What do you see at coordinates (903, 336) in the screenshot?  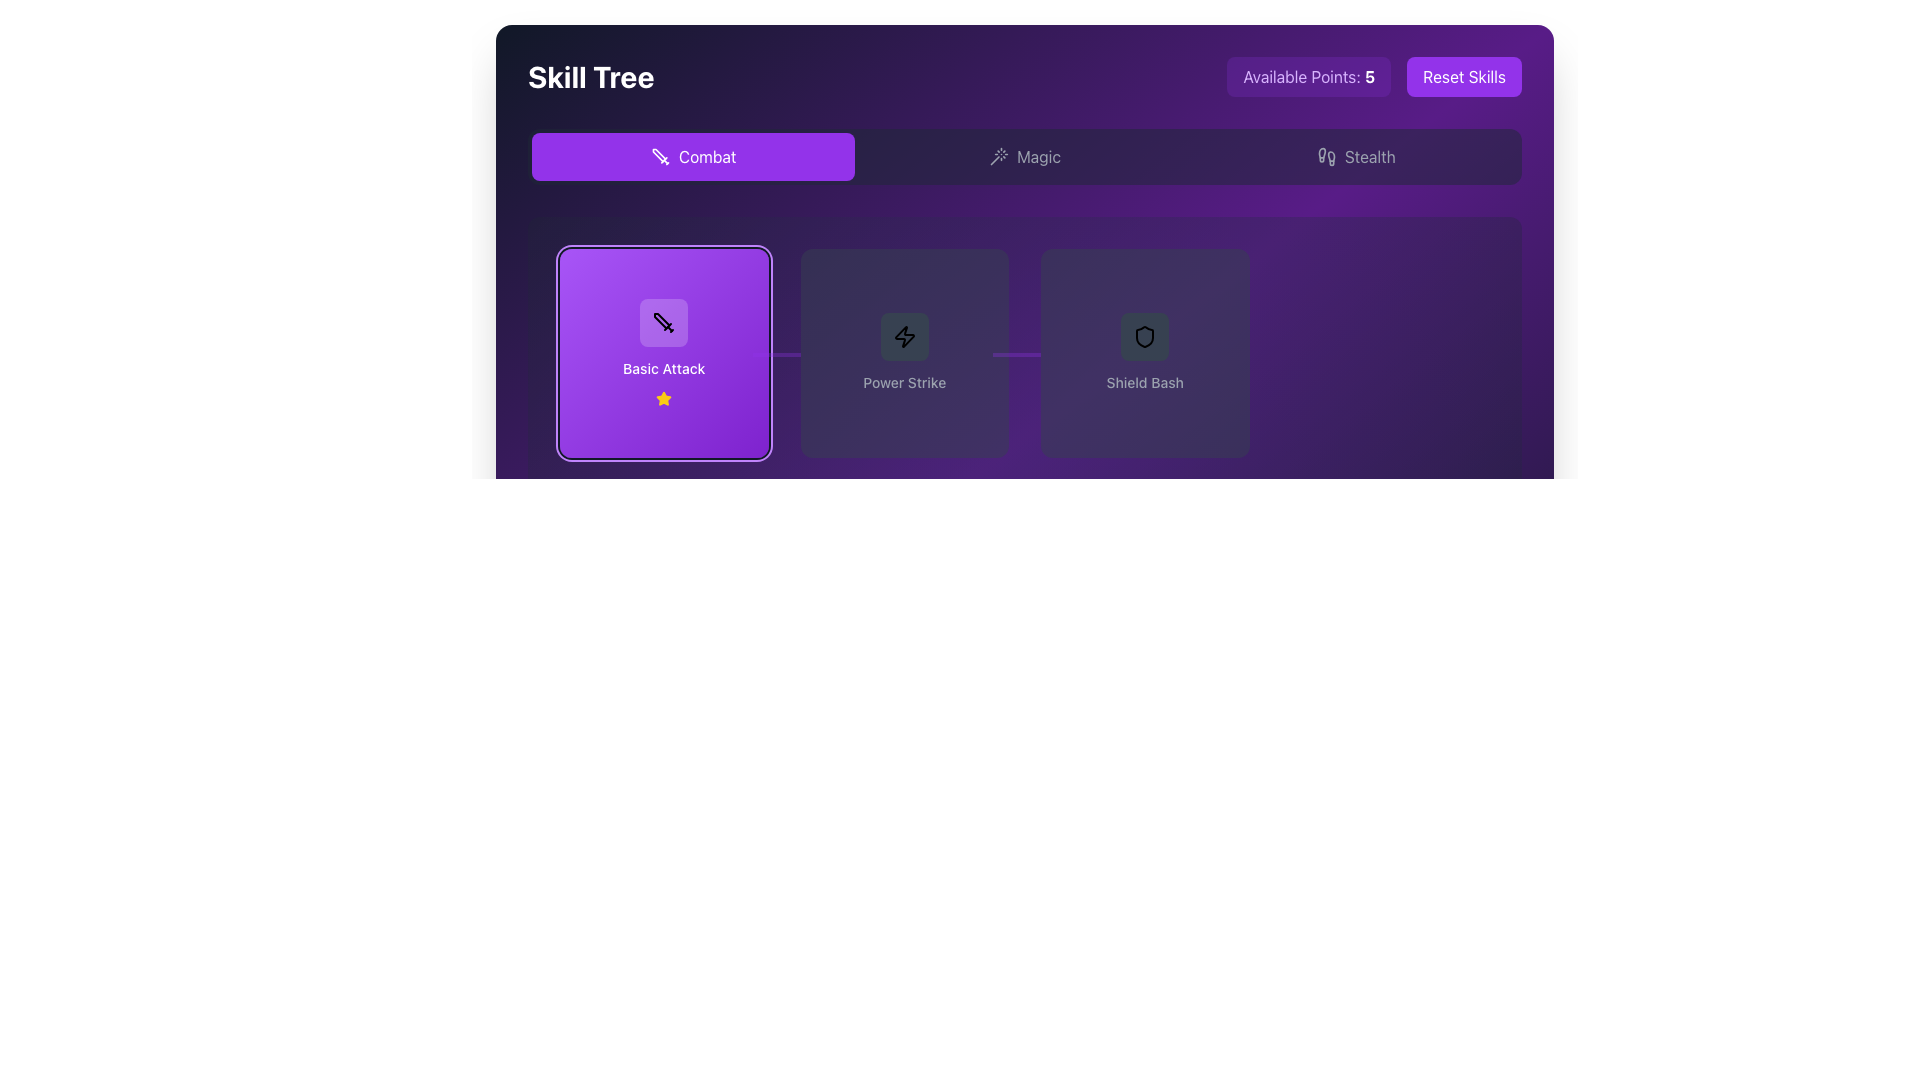 I see `the 'Power Strike' icon button` at bounding box center [903, 336].